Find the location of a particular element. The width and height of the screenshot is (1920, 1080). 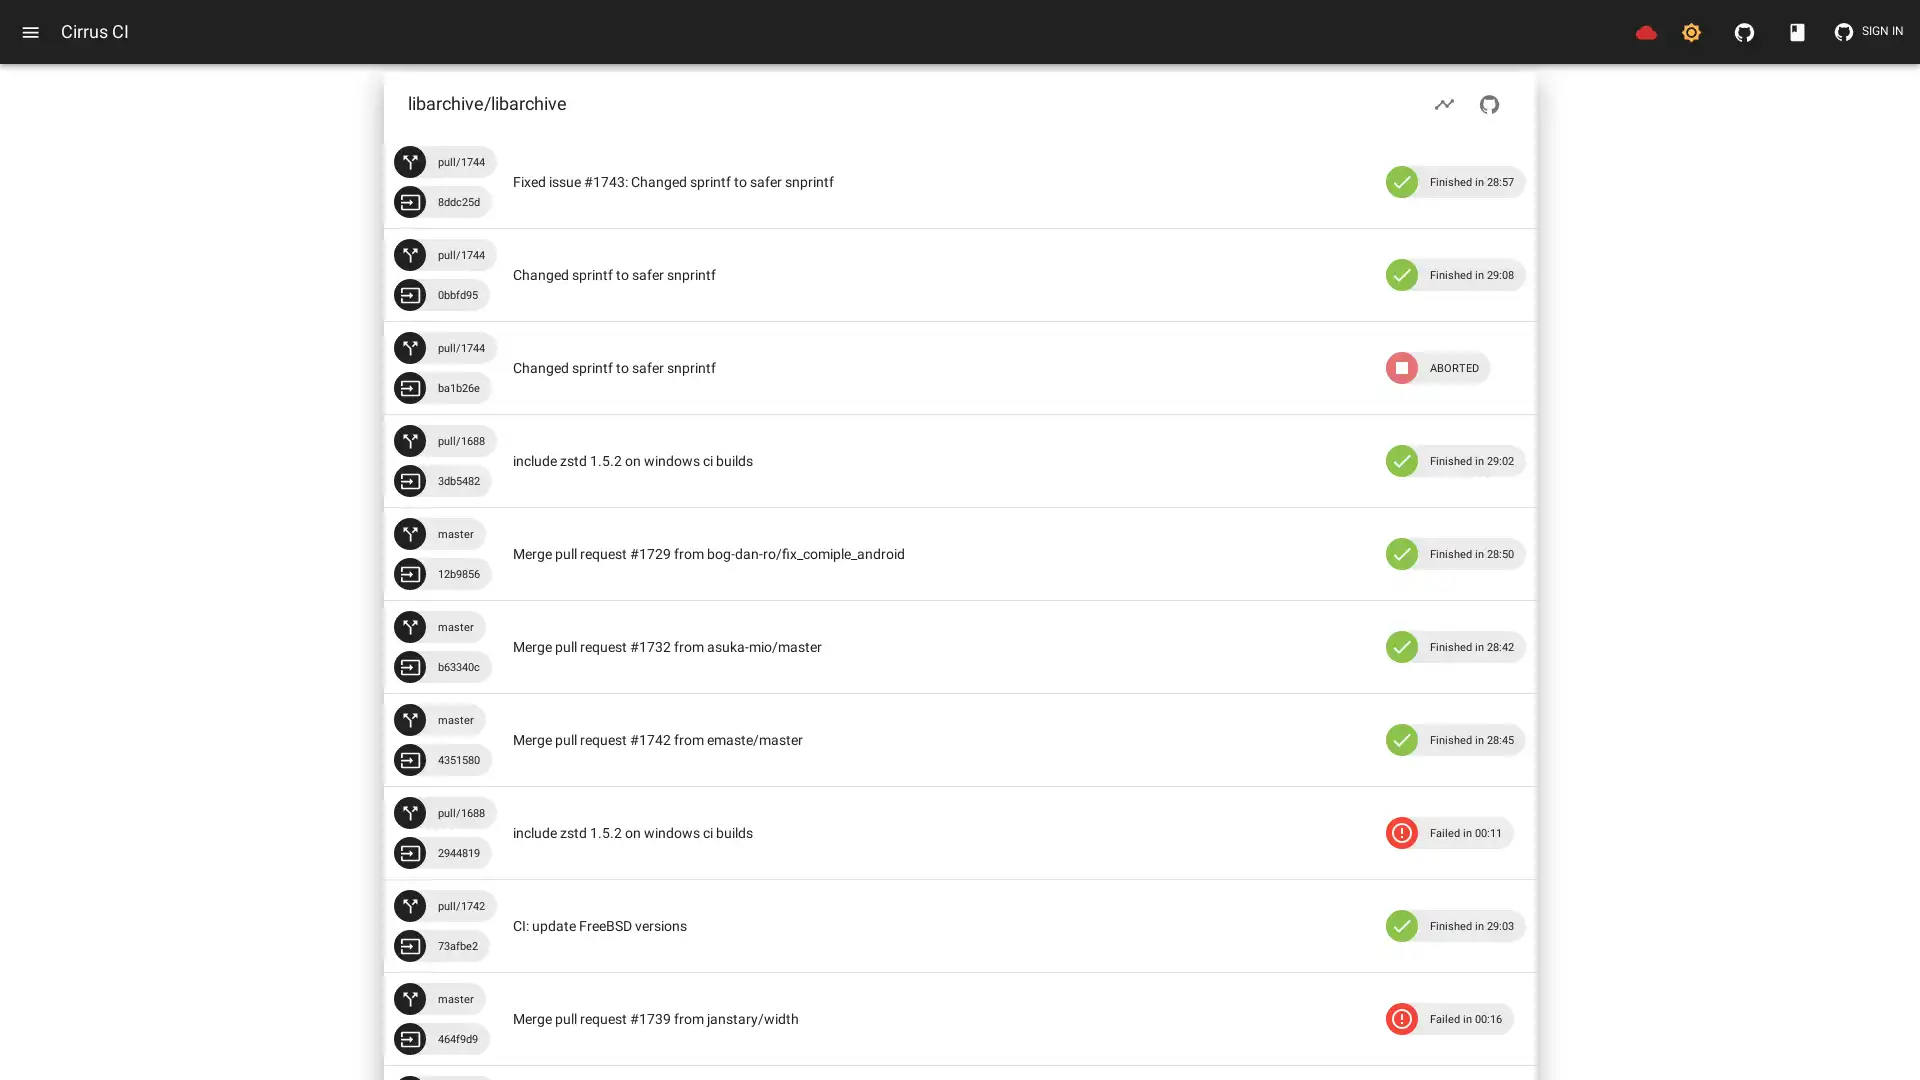

pull/1744 is located at coordinates (444, 161).